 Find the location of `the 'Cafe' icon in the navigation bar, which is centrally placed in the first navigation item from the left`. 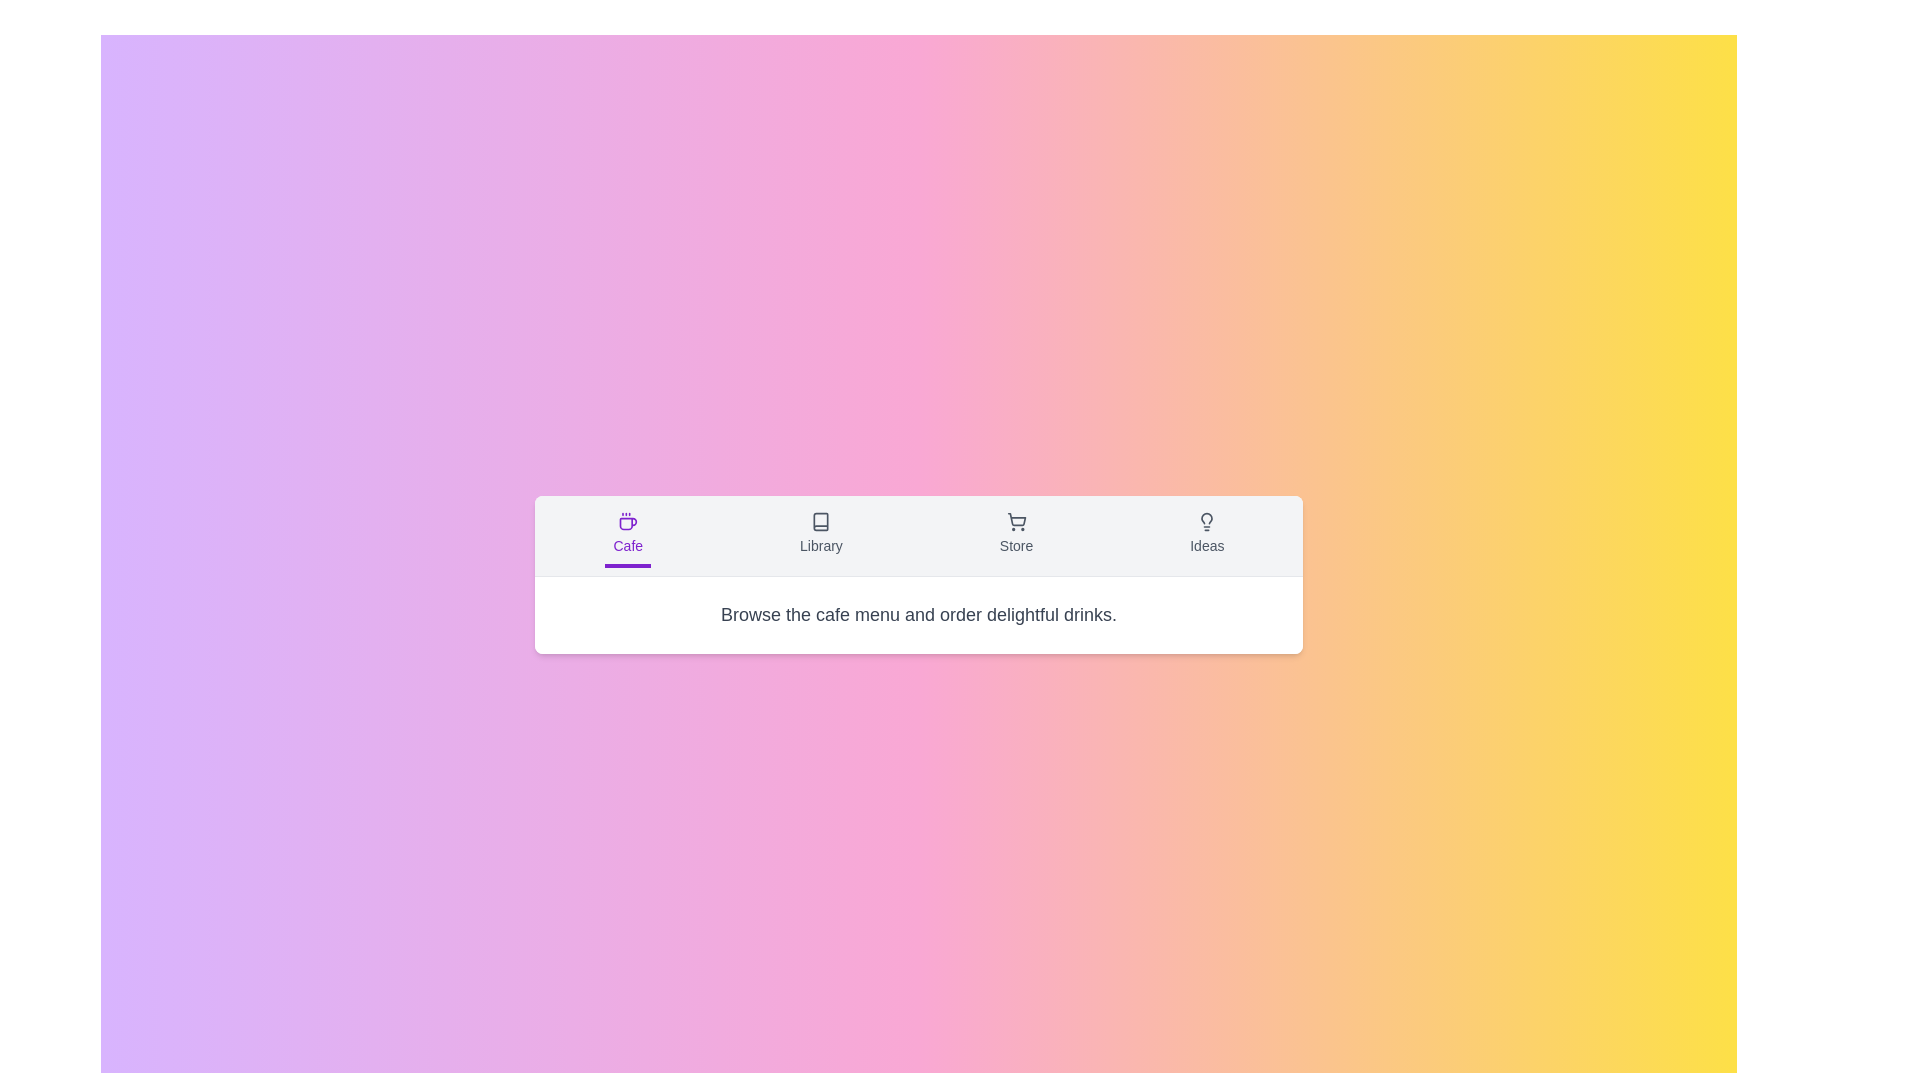

the 'Cafe' icon in the navigation bar, which is centrally placed in the first navigation item from the left is located at coordinates (627, 519).